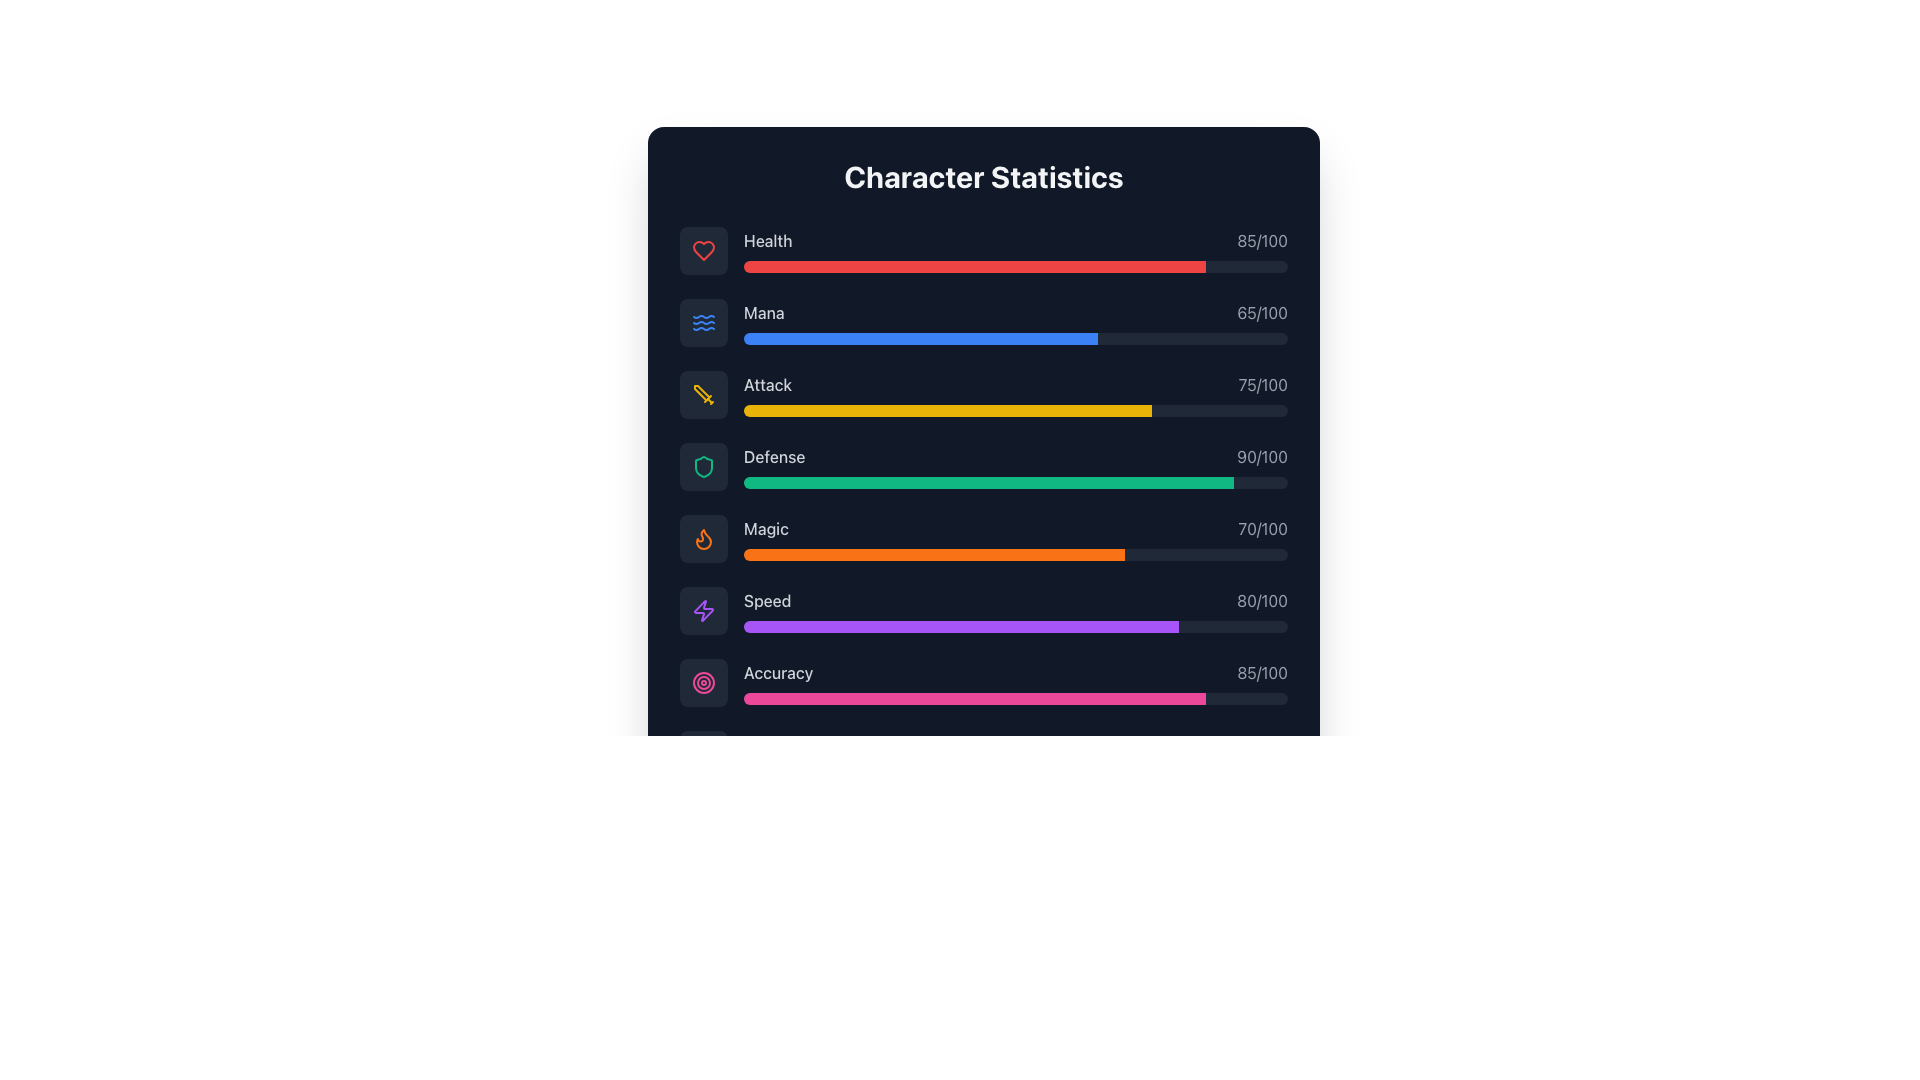 The height and width of the screenshot is (1080, 1920). I want to click on the 'Attack' icon represented by a sword, which is located in the third row from the top, to the left of the text 'Attack' and its progress bar, so click(704, 394).